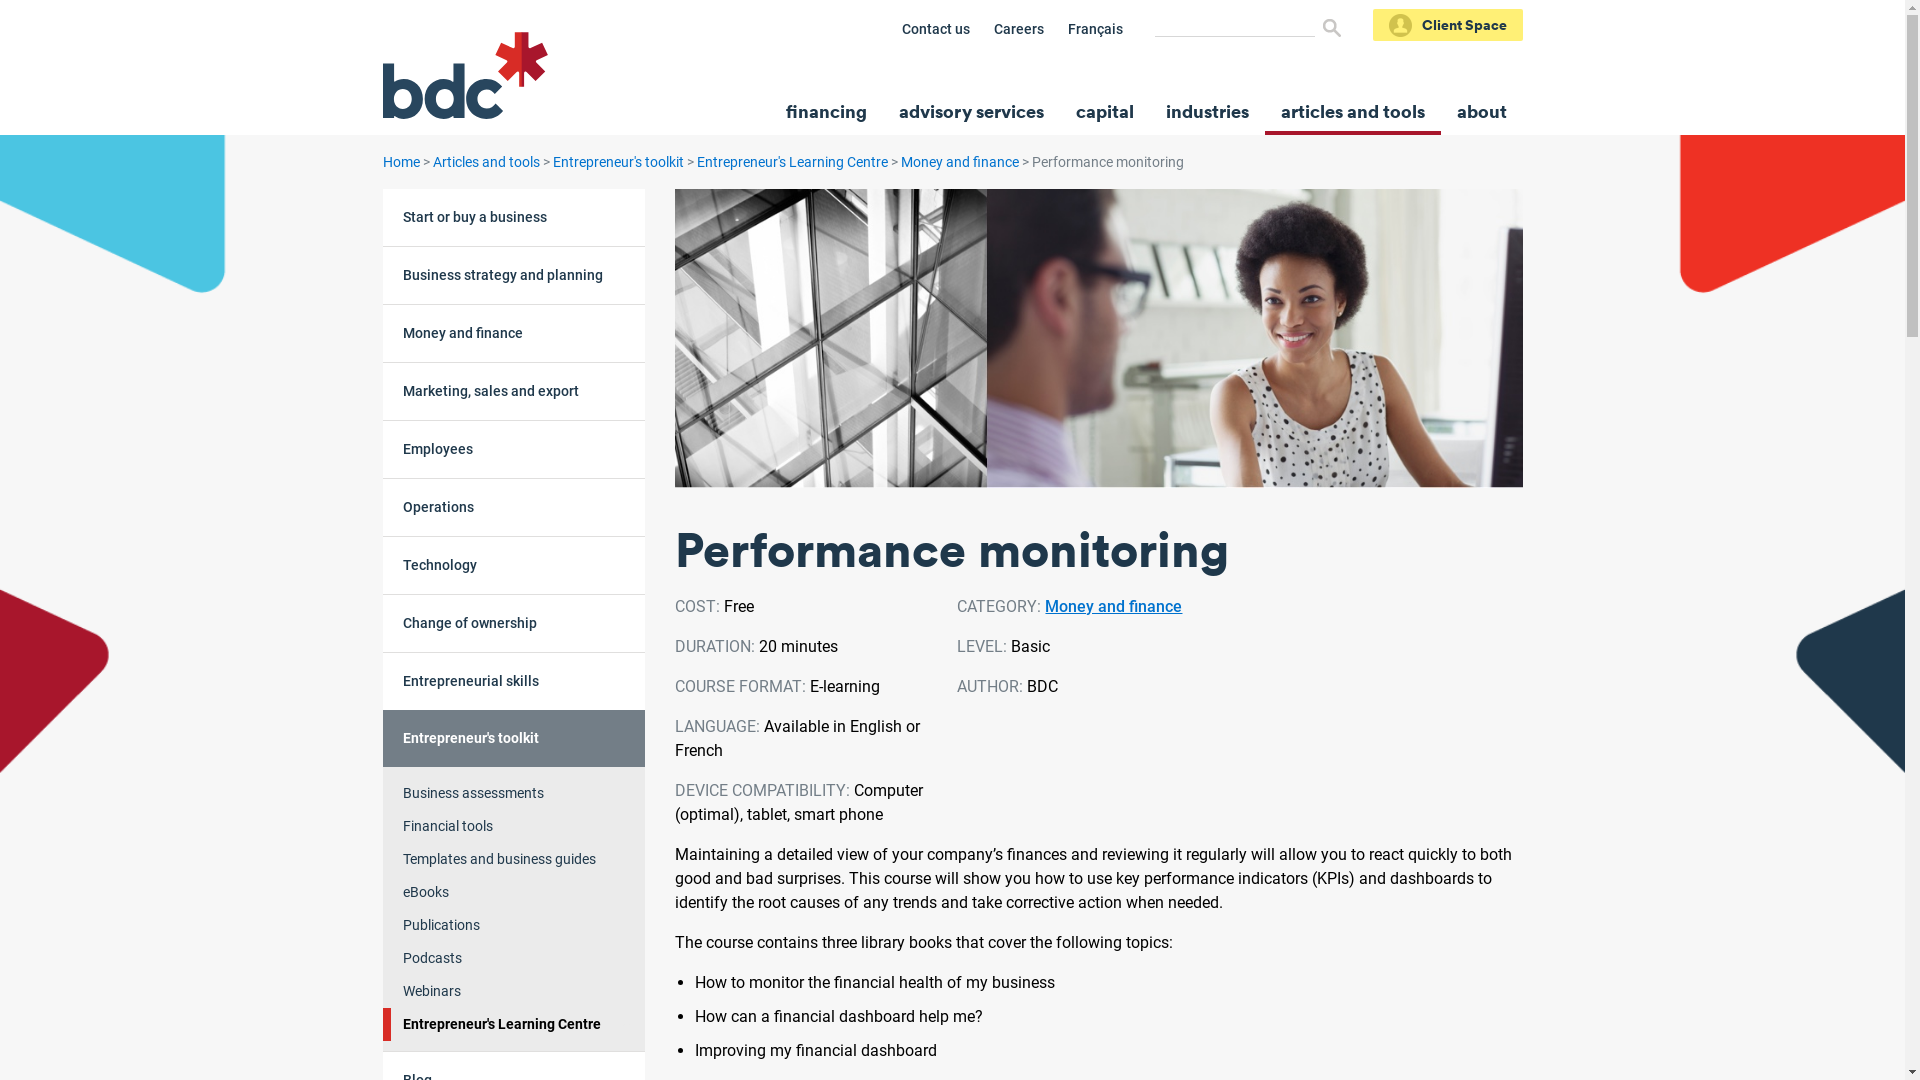  Describe the element at coordinates (1206, 111) in the screenshot. I see `'industries'` at that location.